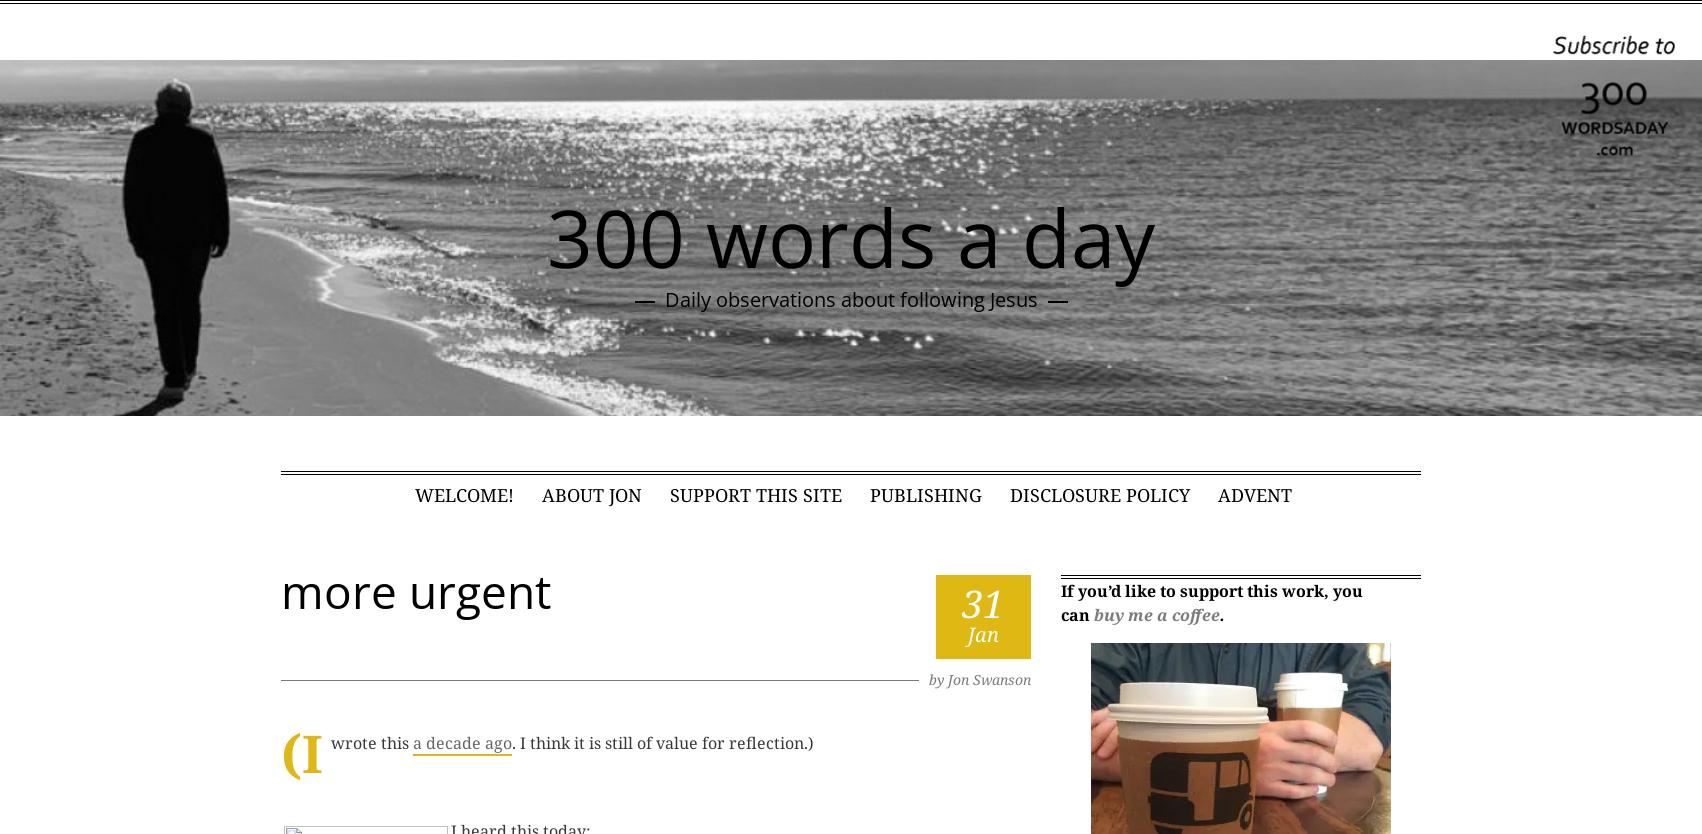  What do you see at coordinates (851, 234) in the screenshot?
I see `'300 words a day'` at bounding box center [851, 234].